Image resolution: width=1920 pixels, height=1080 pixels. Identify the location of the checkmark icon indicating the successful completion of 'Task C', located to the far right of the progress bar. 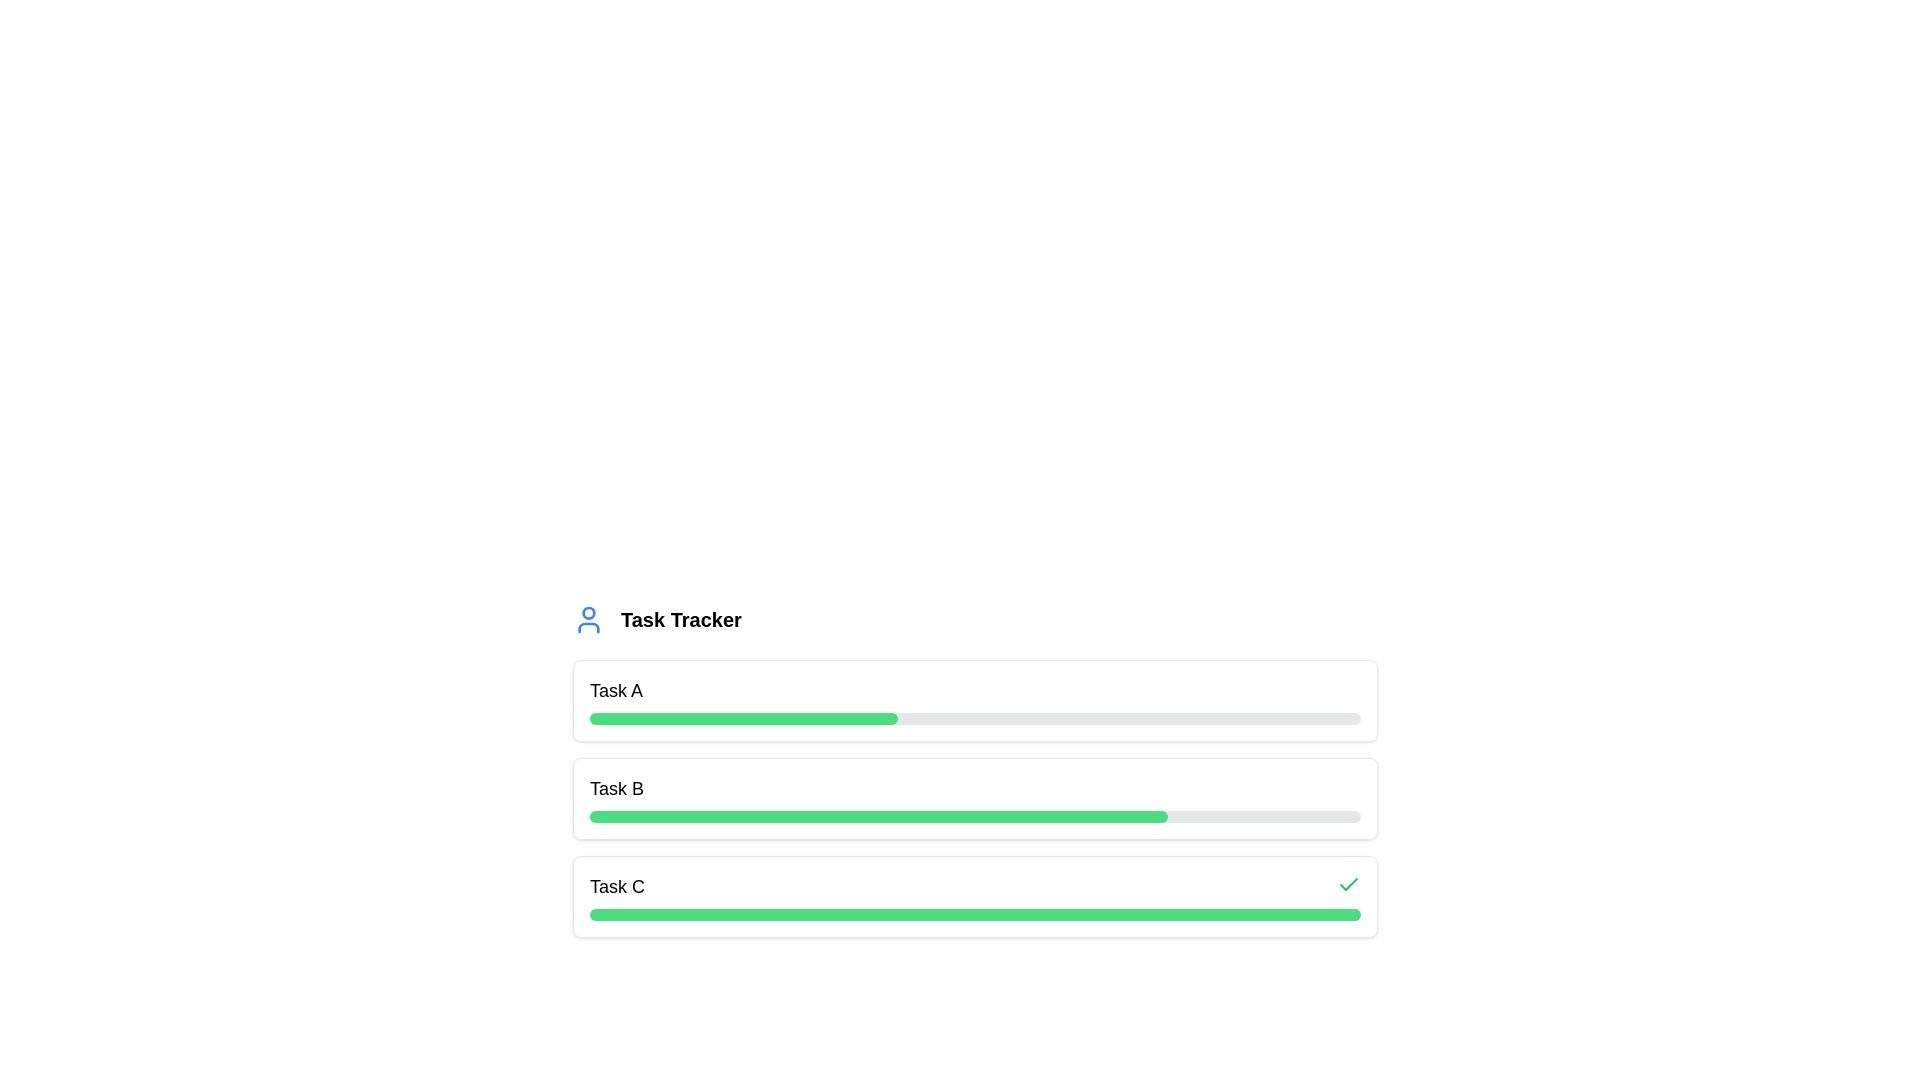
(1348, 883).